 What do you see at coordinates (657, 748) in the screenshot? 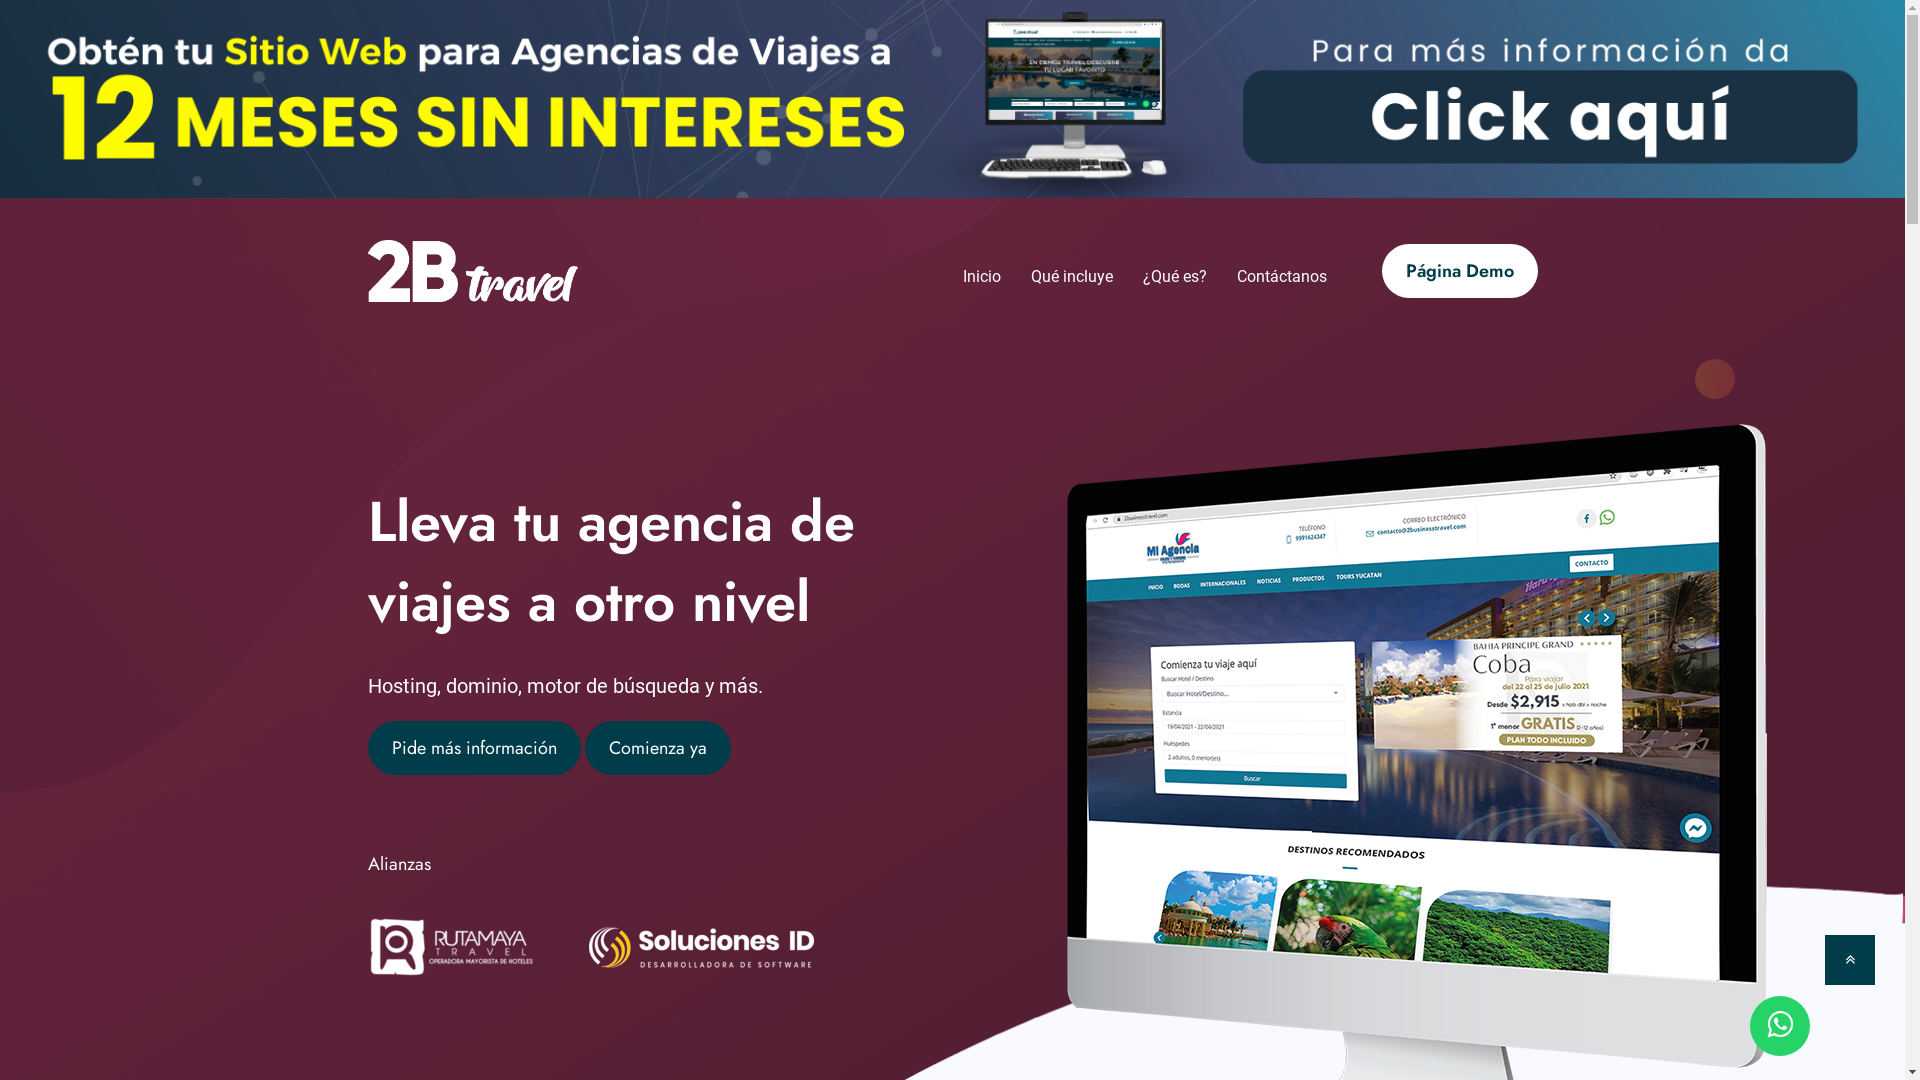
I see `'Comienza ya'` at bounding box center [657, 748].